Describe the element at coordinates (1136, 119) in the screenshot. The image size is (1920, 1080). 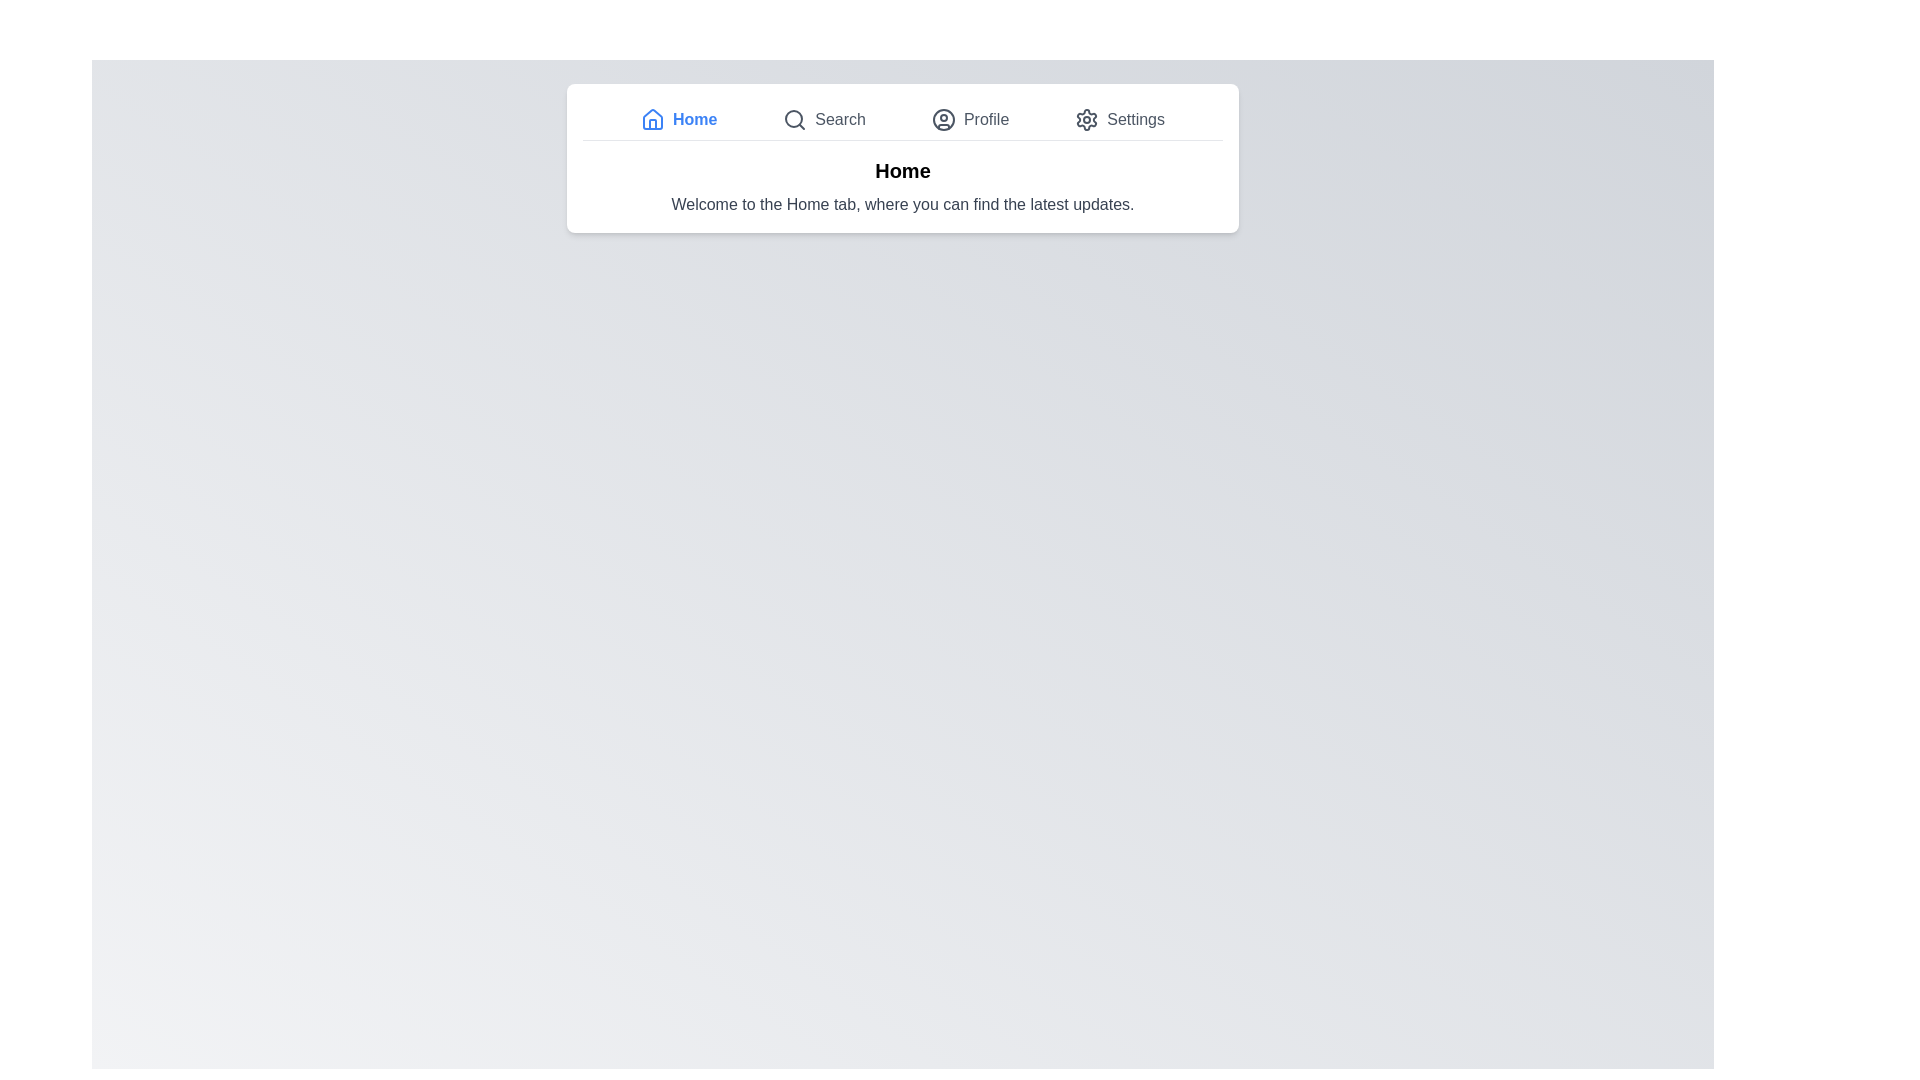
I see `the rightmost label or link in the navigation bar that navigates to the settings interface` at that location.